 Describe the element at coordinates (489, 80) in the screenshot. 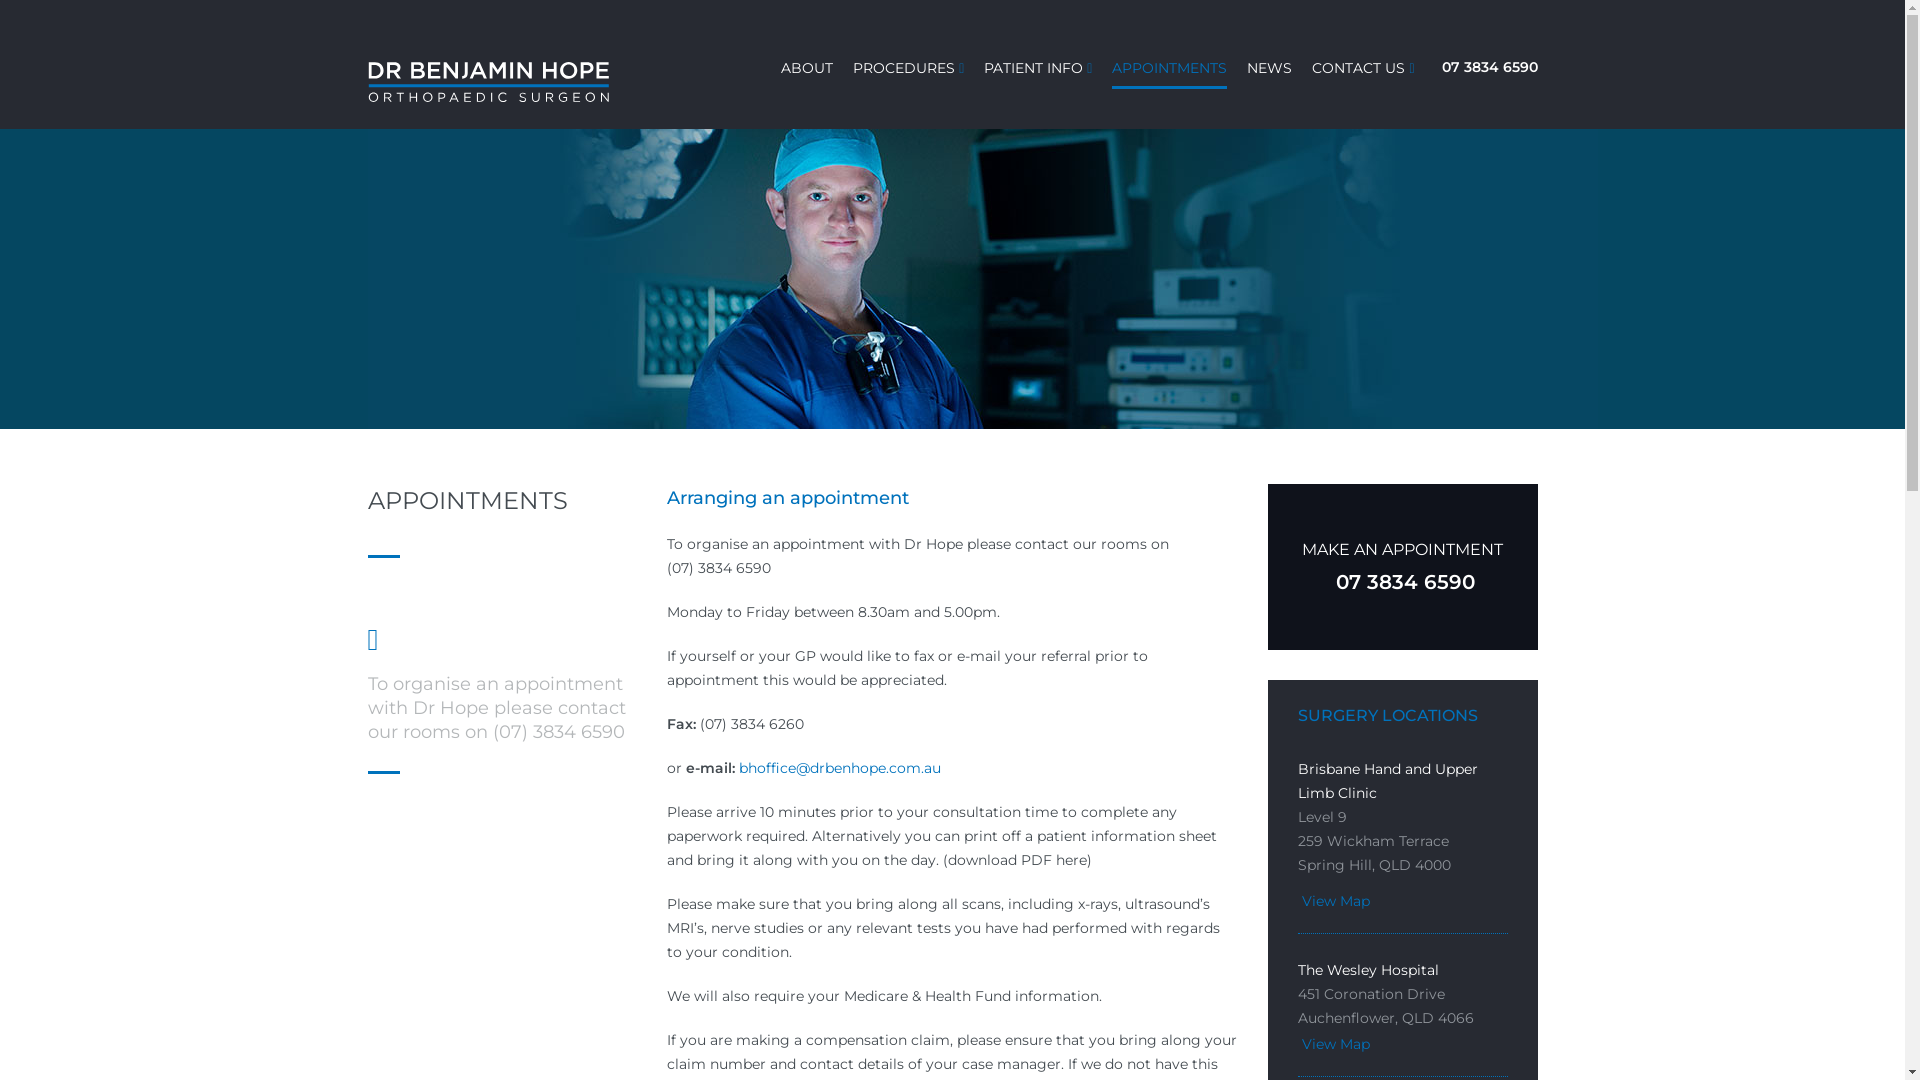

I see `'image logo'` at that location.